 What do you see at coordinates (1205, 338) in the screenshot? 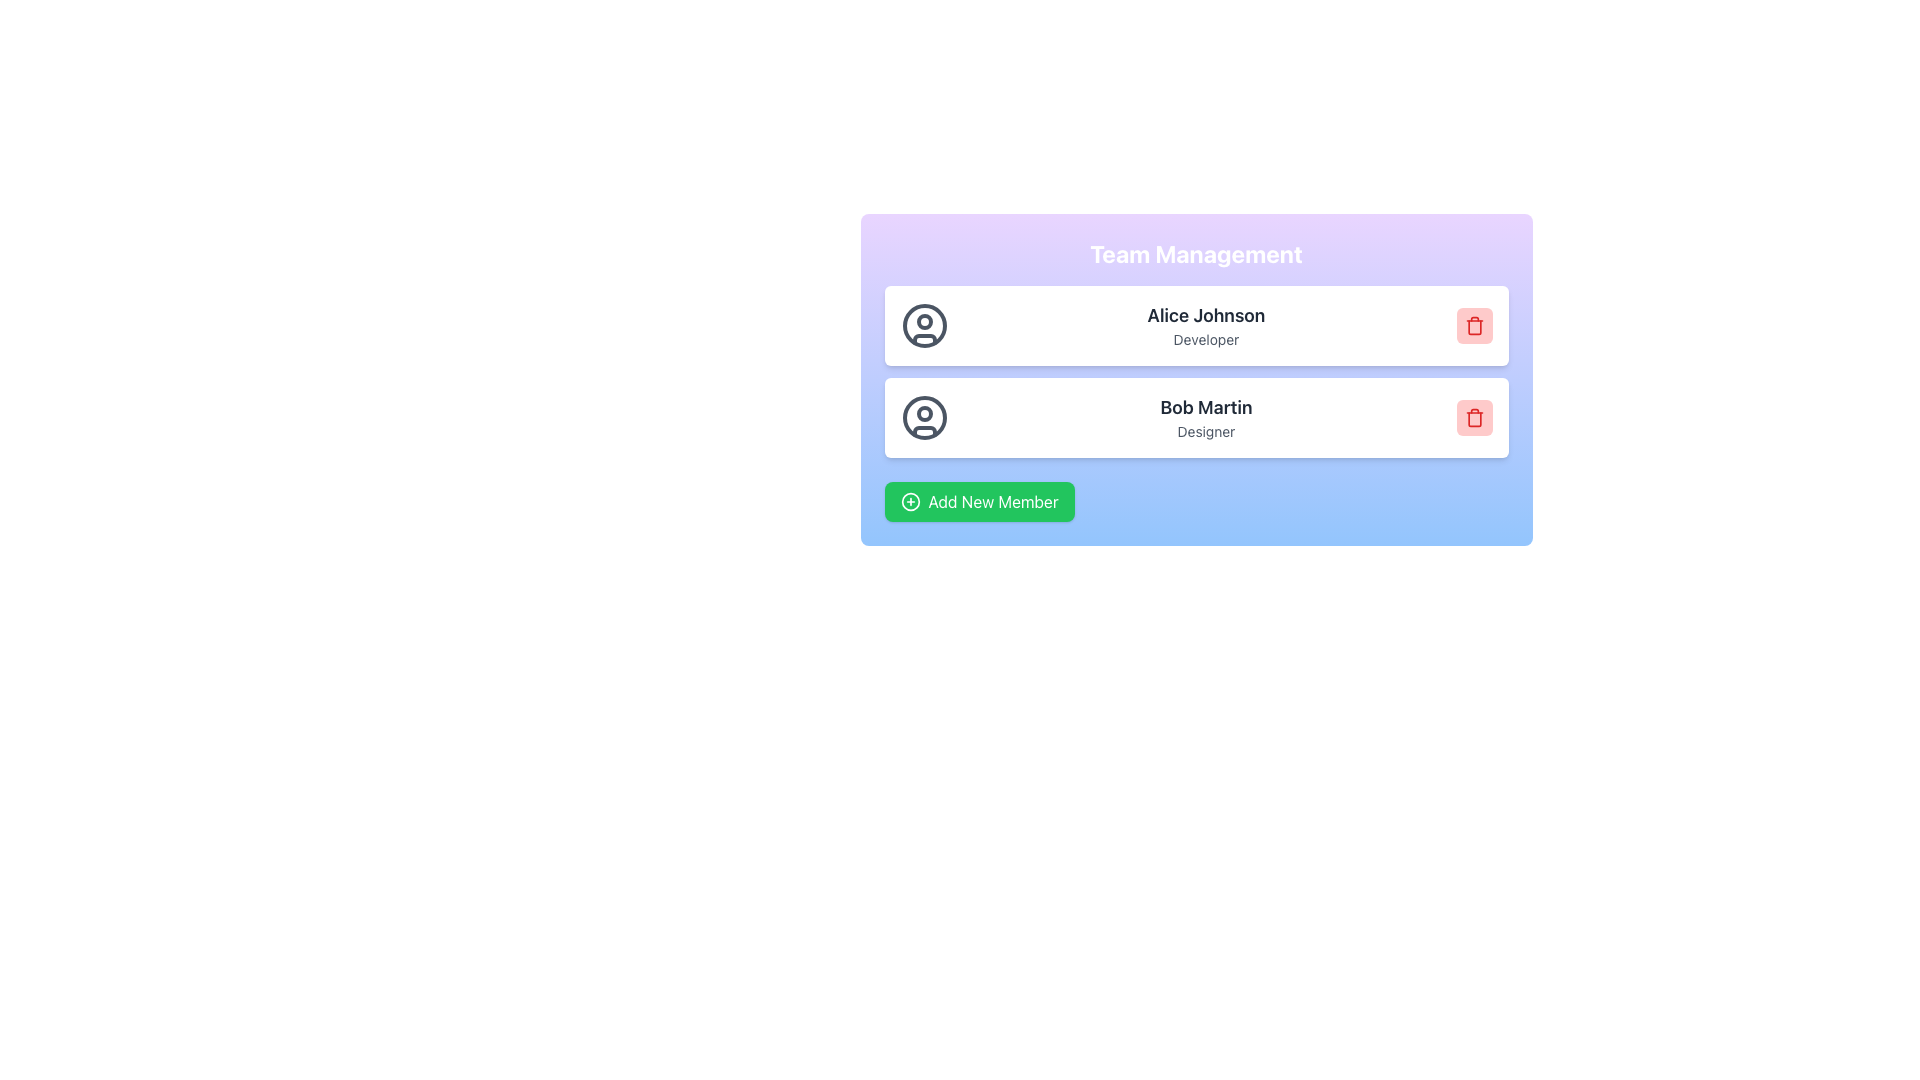
I see `the static text label indicating the job title associated with Alice Johnson in the Team Management section, located below the name label` at bounding box center [1205, 338].